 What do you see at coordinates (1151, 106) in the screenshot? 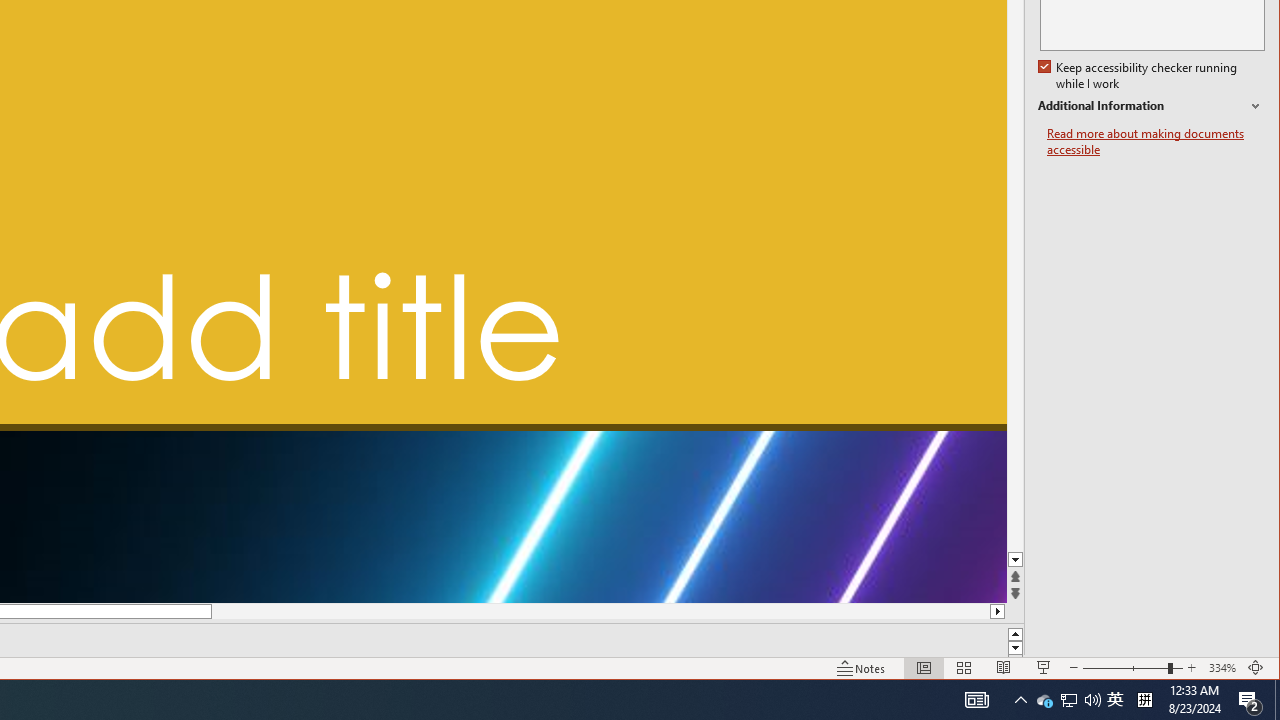
I see `'Additional Information'` at bounding box center [1151, 106].